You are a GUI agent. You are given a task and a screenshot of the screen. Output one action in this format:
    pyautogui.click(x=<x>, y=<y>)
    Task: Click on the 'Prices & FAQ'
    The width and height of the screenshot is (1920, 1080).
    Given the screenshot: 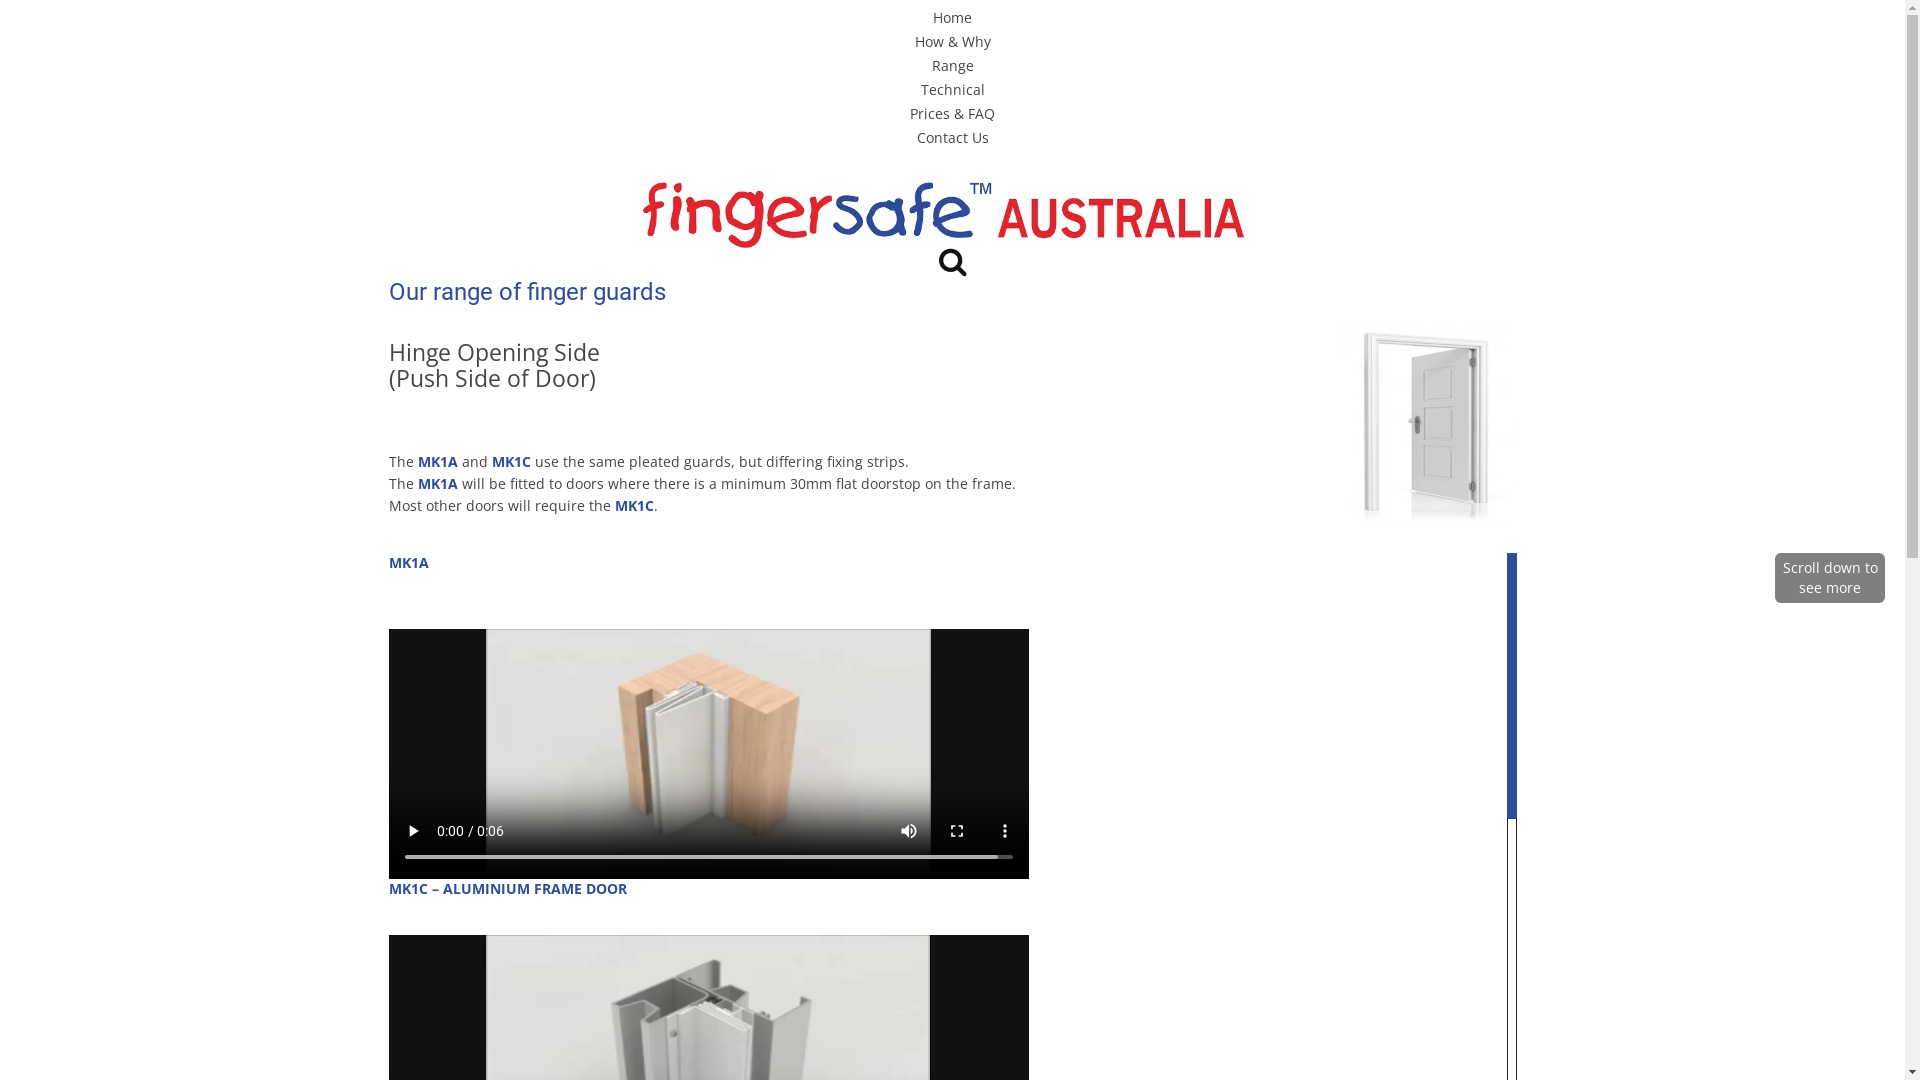 What is the action you would take?
    pyautogui.click(x=951, y=113)
    